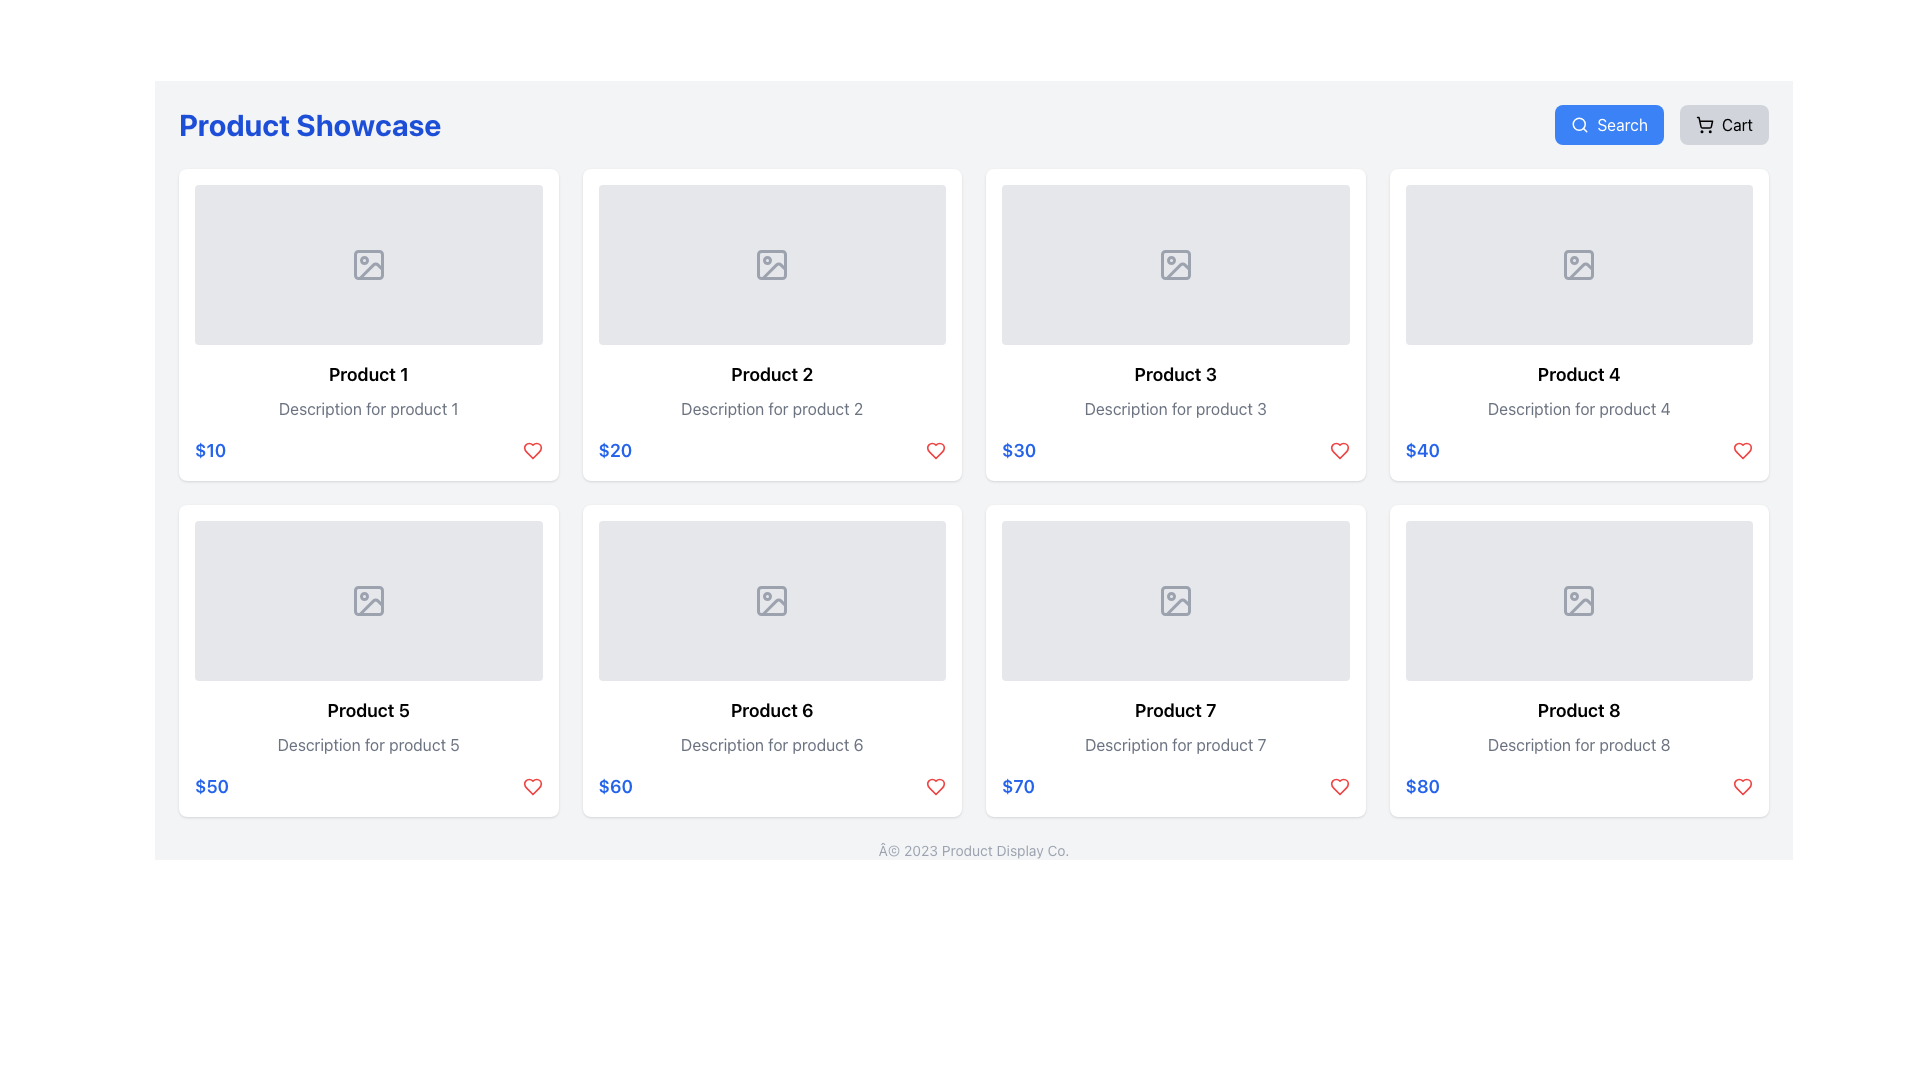 This screenshot has width=1920, height=1080. What do you see at coordinates (532, 451) in the screenshot?
I see `the heart icon located to the right of the price text '$10' in the first product card` at bounding box center [532, 451].